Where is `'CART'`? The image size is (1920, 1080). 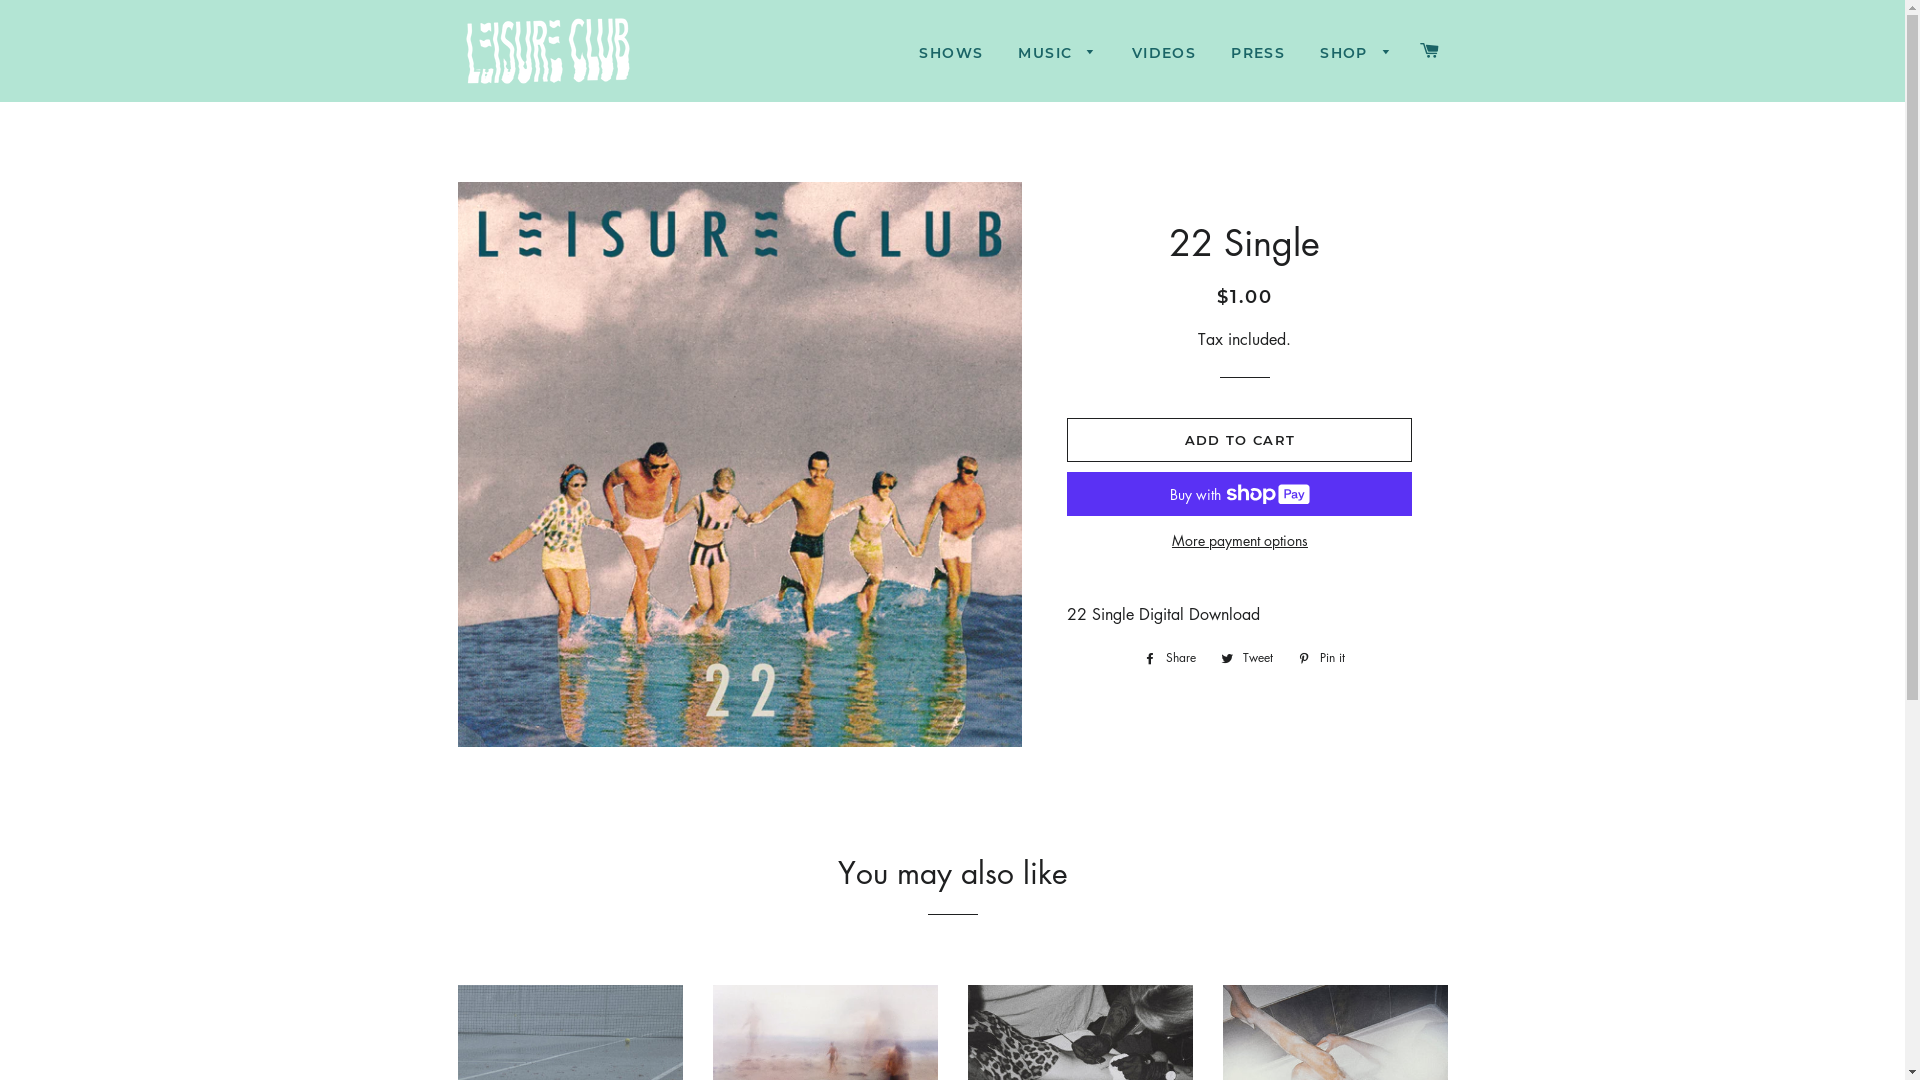 'CART' is located at coordinates (1410, 49).